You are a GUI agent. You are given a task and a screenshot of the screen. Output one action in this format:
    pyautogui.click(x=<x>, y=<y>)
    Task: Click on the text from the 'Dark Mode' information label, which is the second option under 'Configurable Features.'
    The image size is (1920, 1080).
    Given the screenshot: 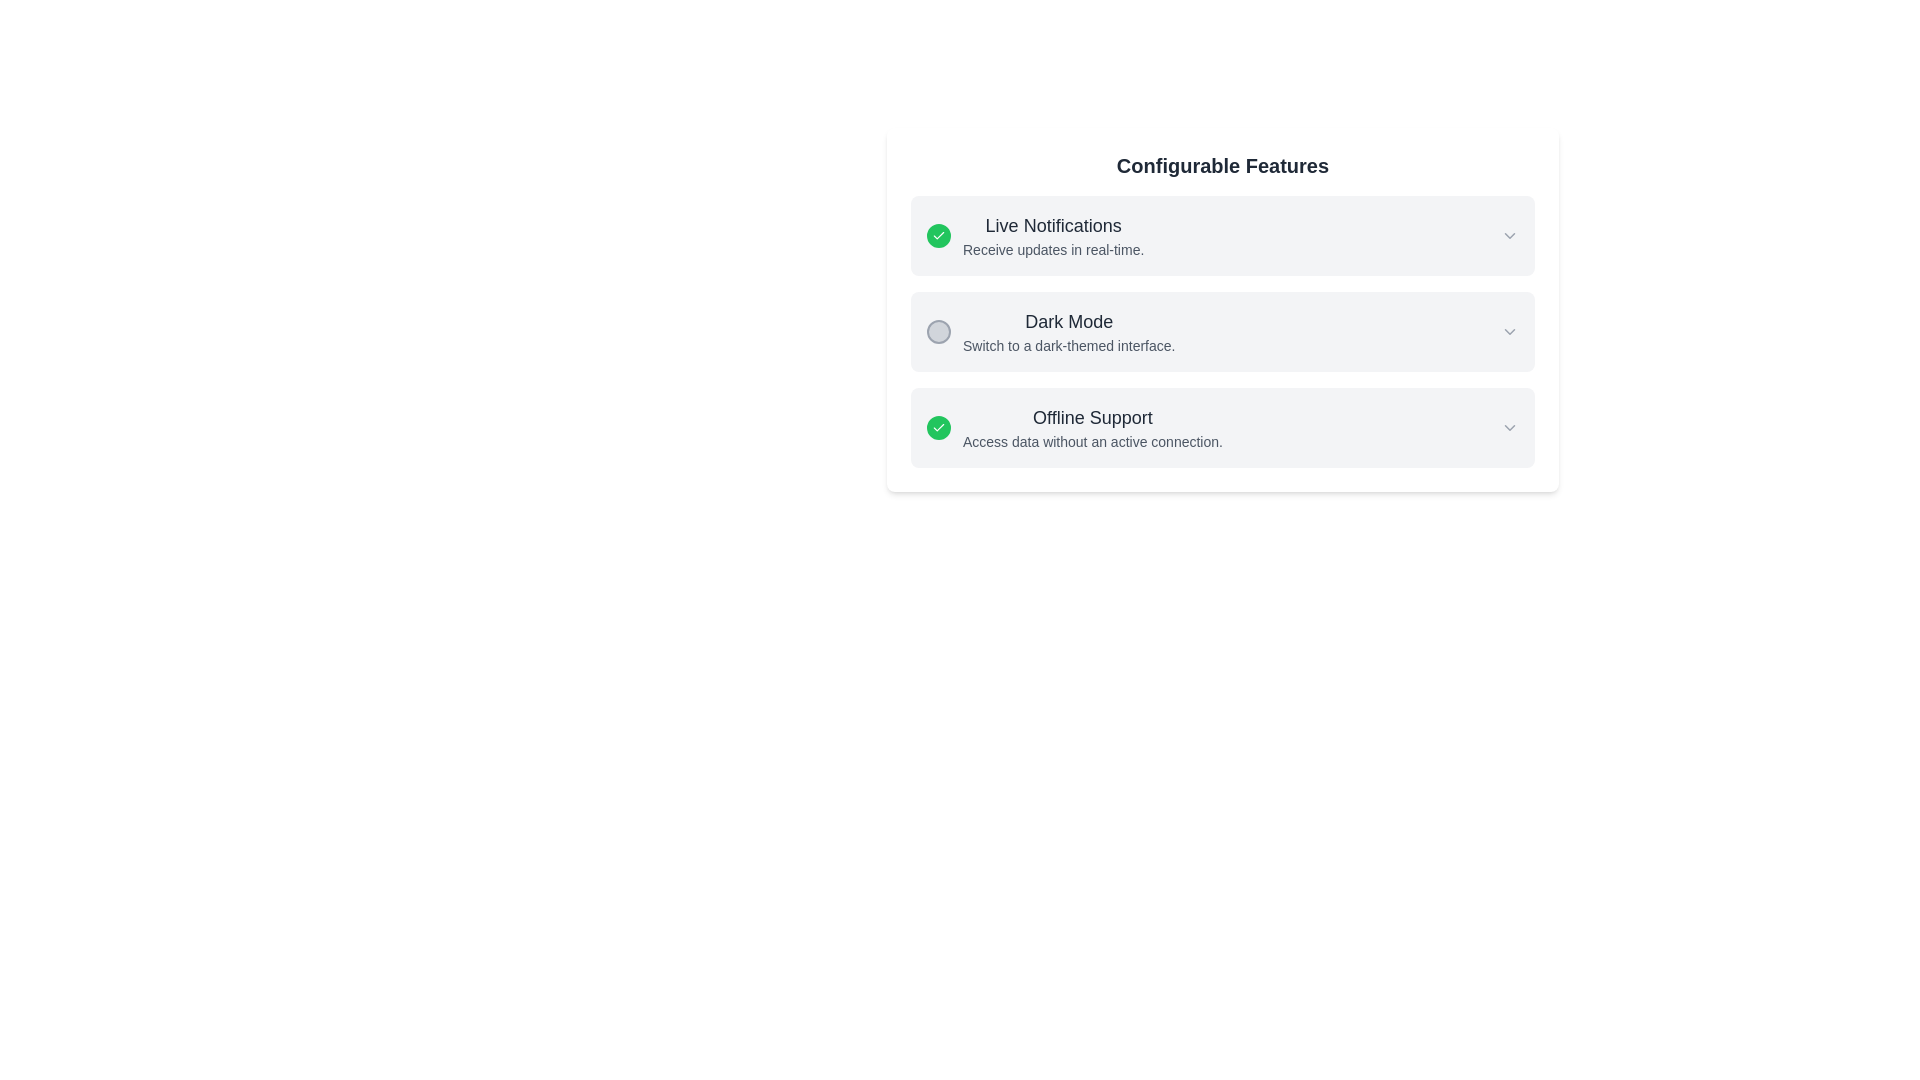 What is the action you would take?
    pyautogui.click(x=1068, y=330)
    